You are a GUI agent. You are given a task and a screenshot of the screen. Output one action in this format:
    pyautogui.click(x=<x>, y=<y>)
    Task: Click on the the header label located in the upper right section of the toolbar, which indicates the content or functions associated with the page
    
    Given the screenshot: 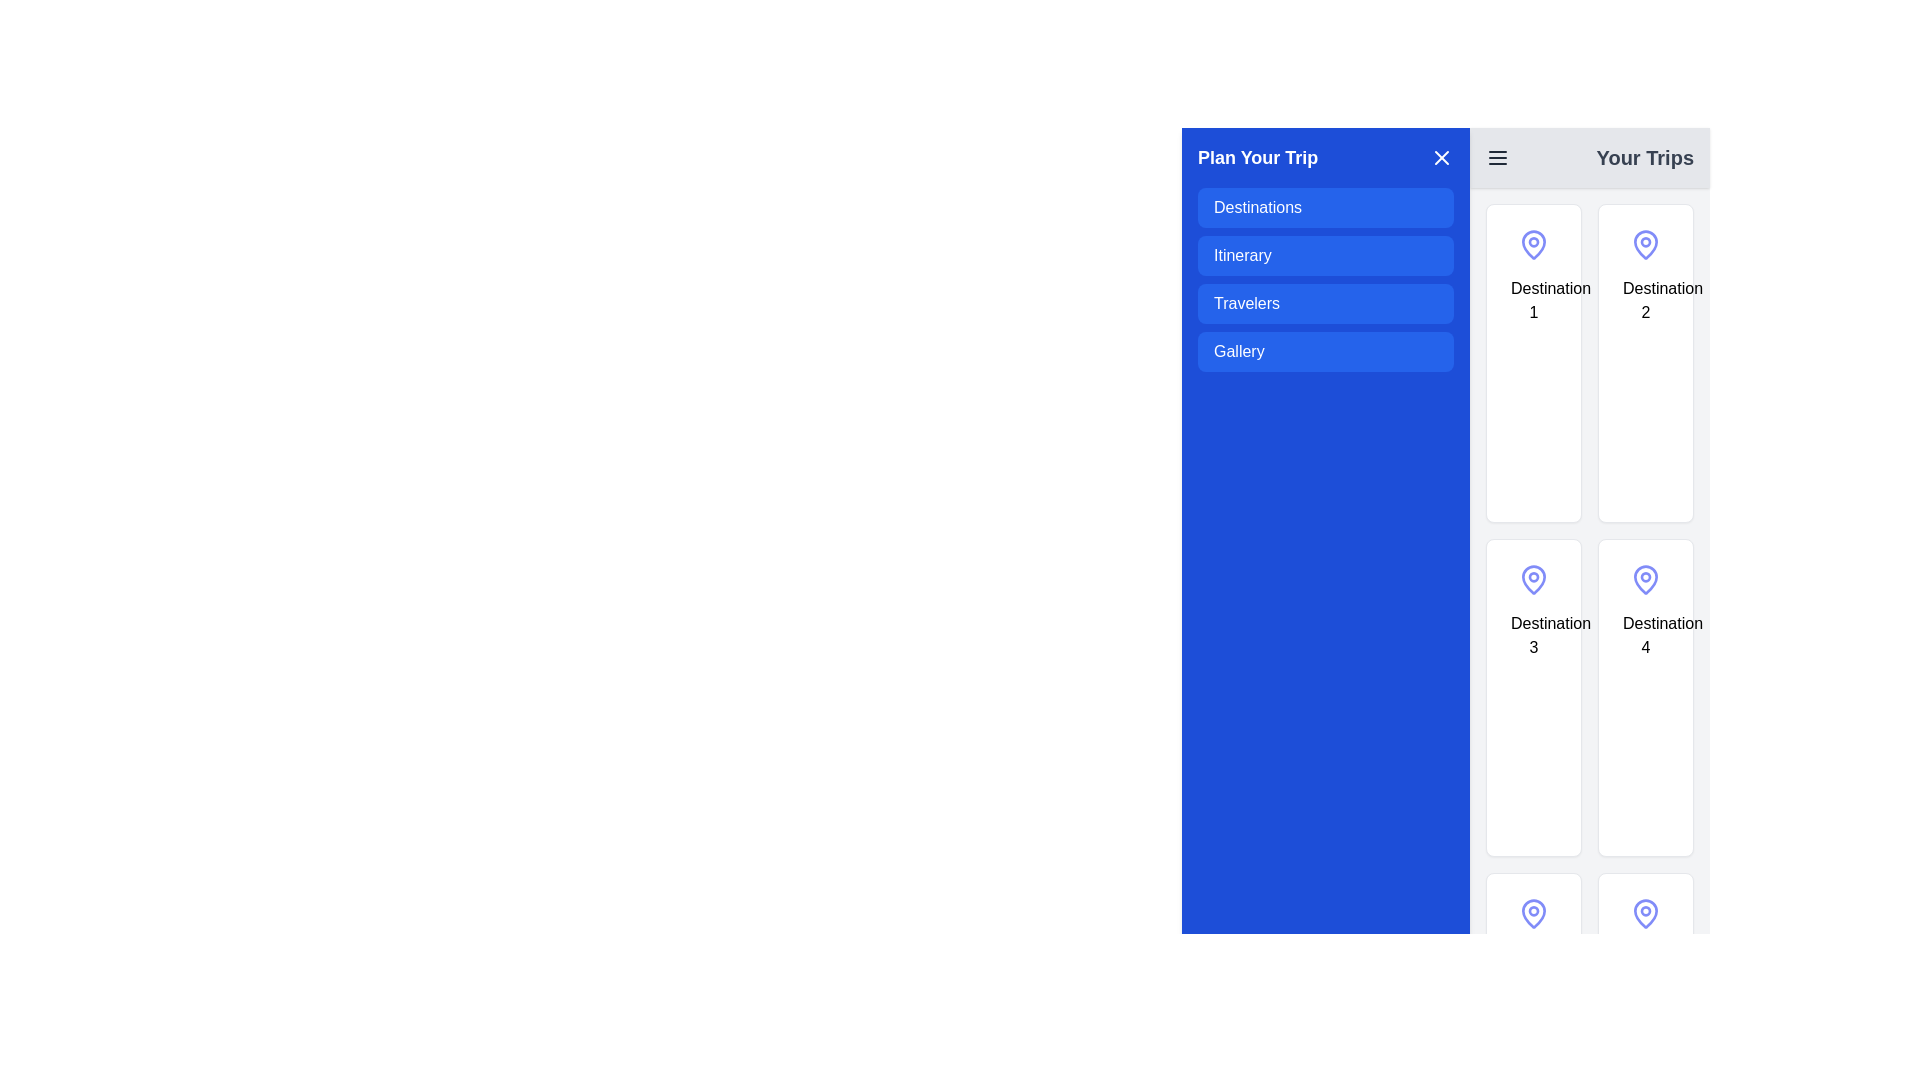 What is the action you would take?
    pyautogui.click(x=1645, y=157)
    